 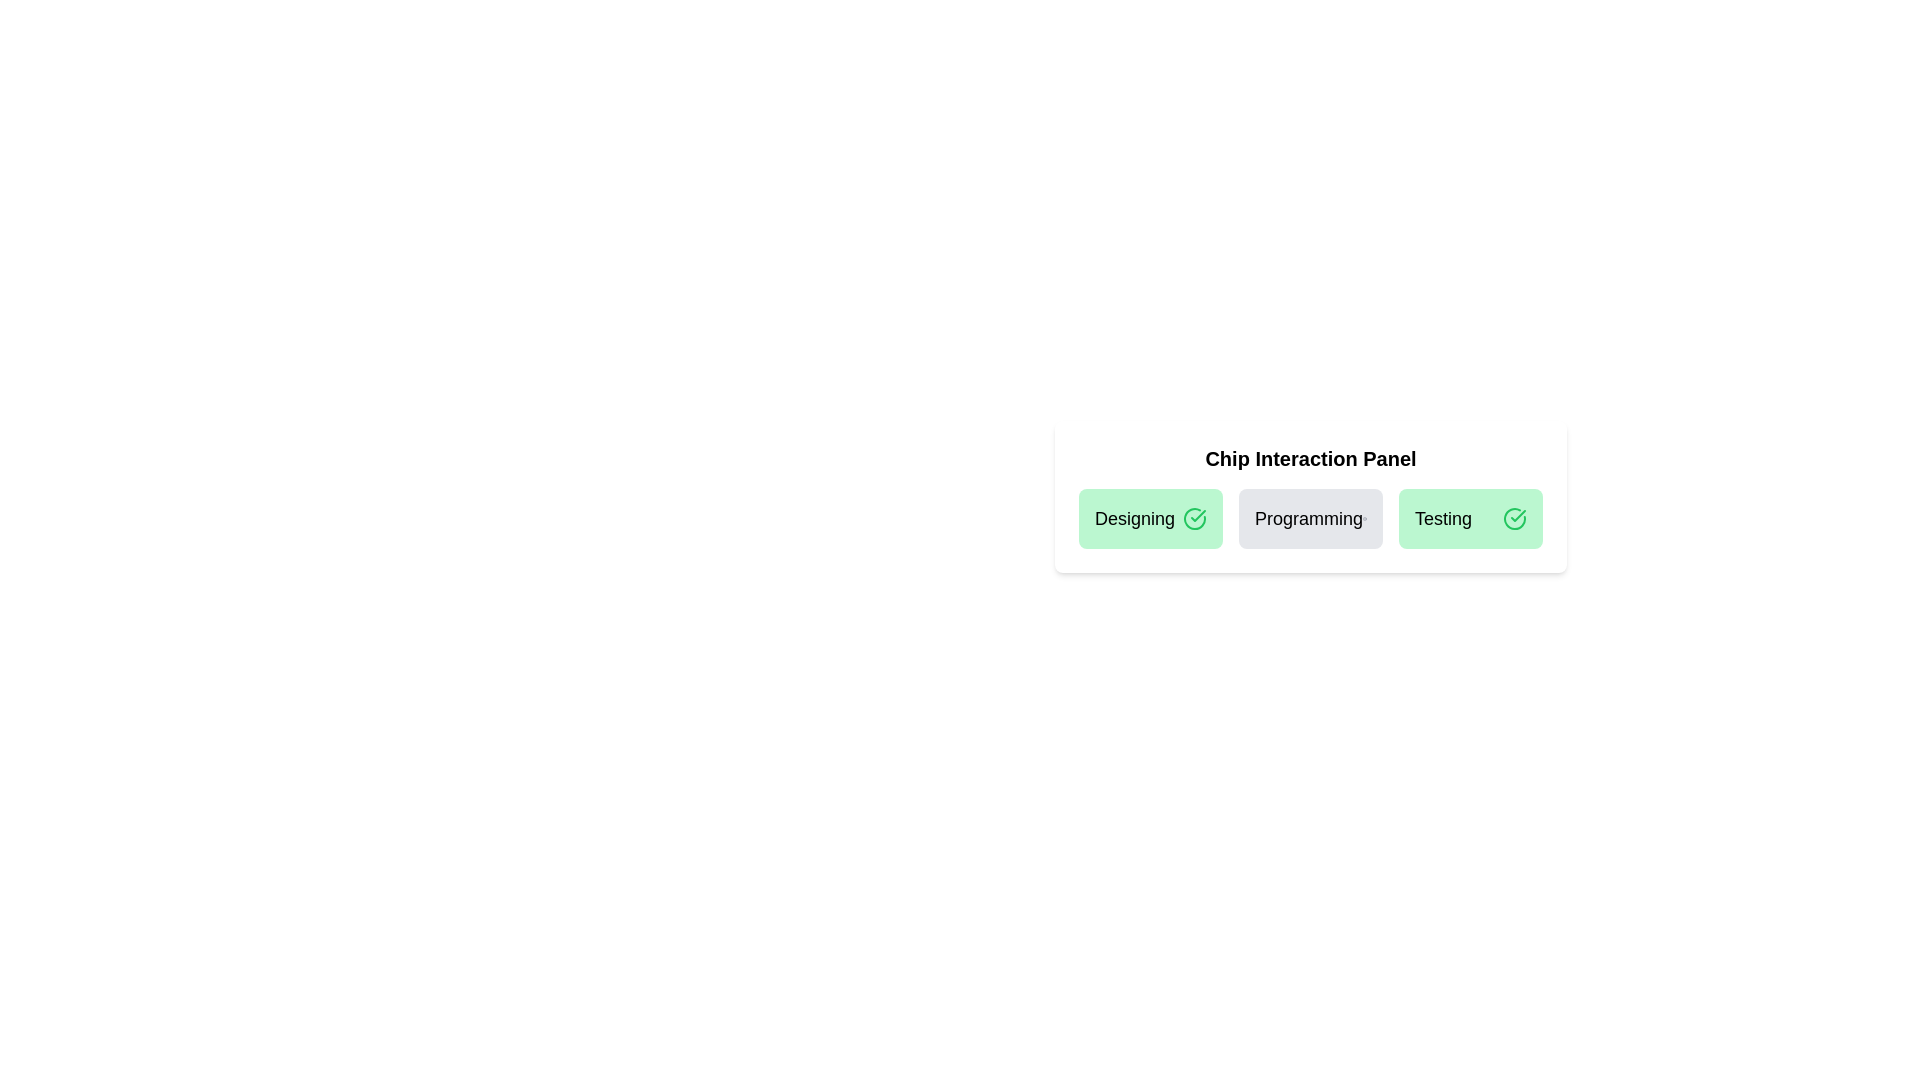 What do you see at coordinates (1310, 459) in the screenshot?
I see `the title text of the chip interaction panel to review its content` at bounding box center [1310, 459].